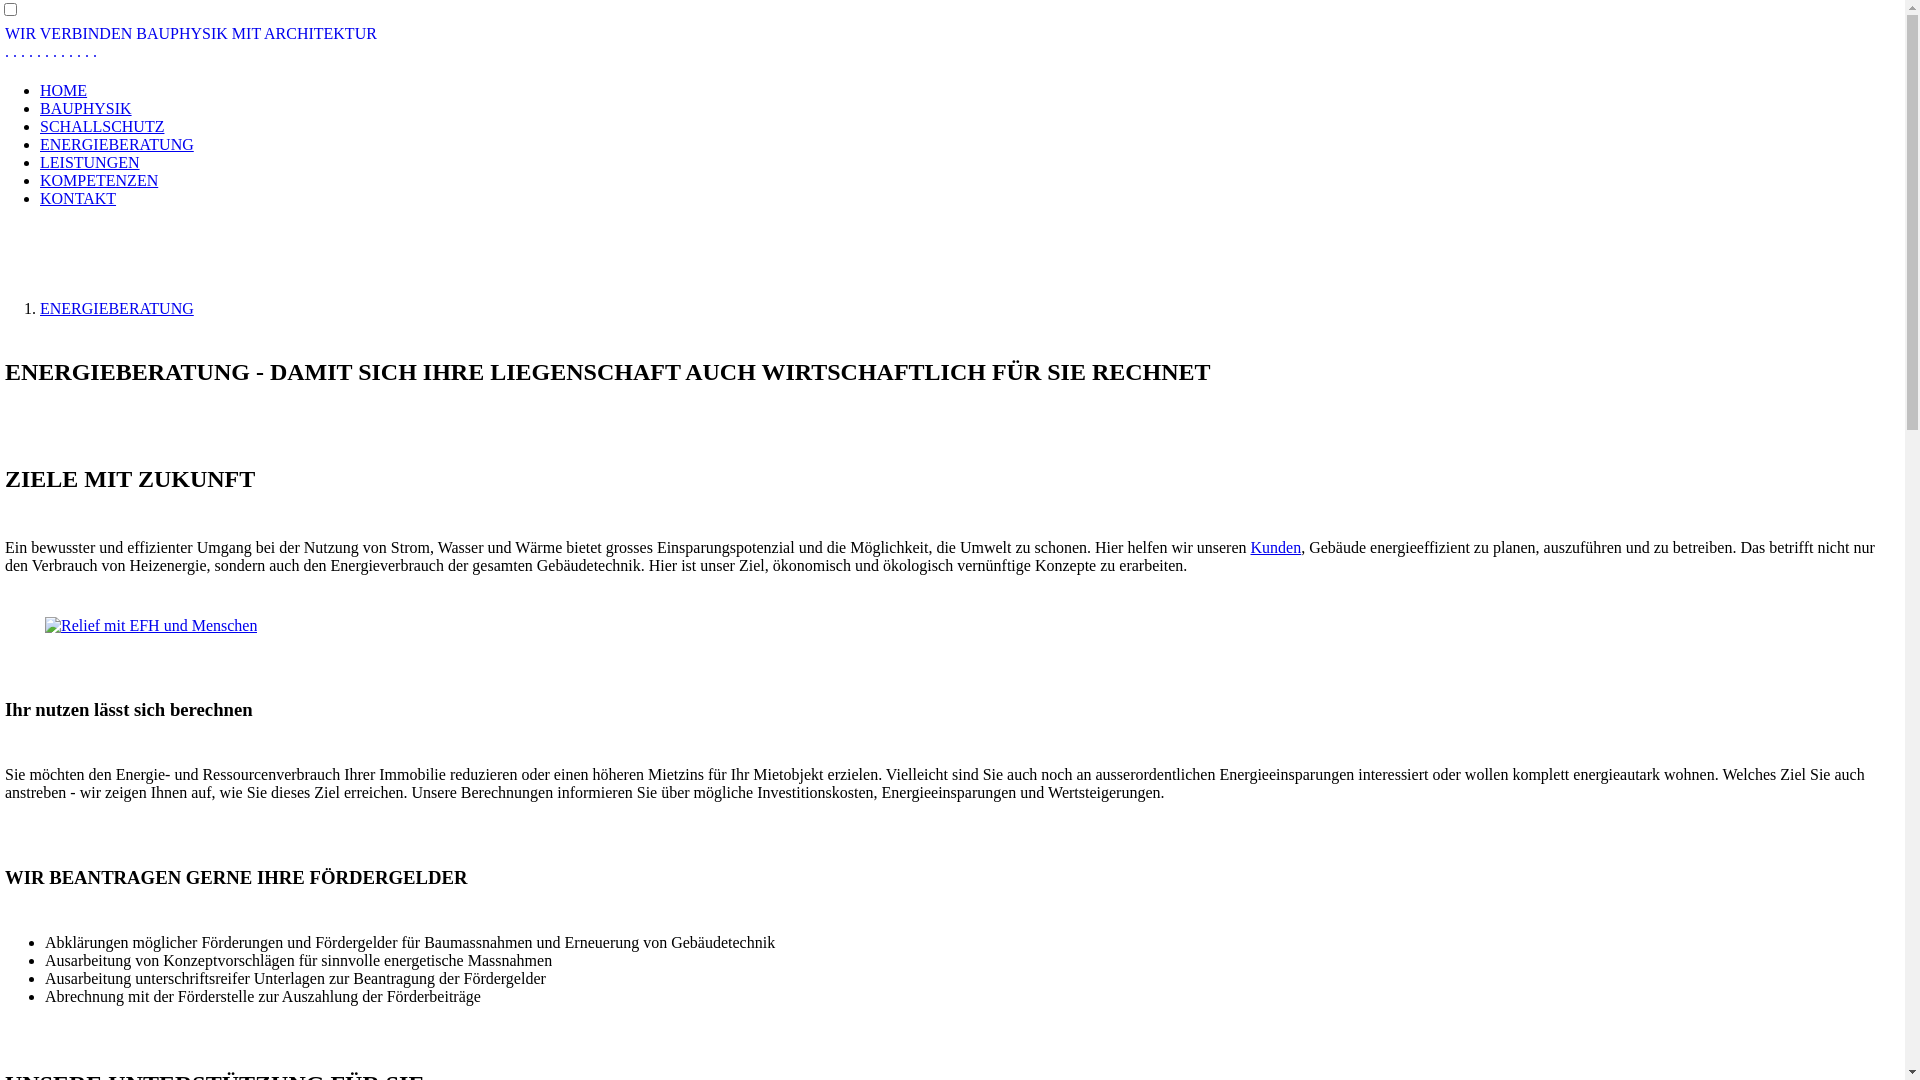  Describe the element at coordinates (98, 180) in the screenshot. I see `'KOMPETENZEN'` at that location.